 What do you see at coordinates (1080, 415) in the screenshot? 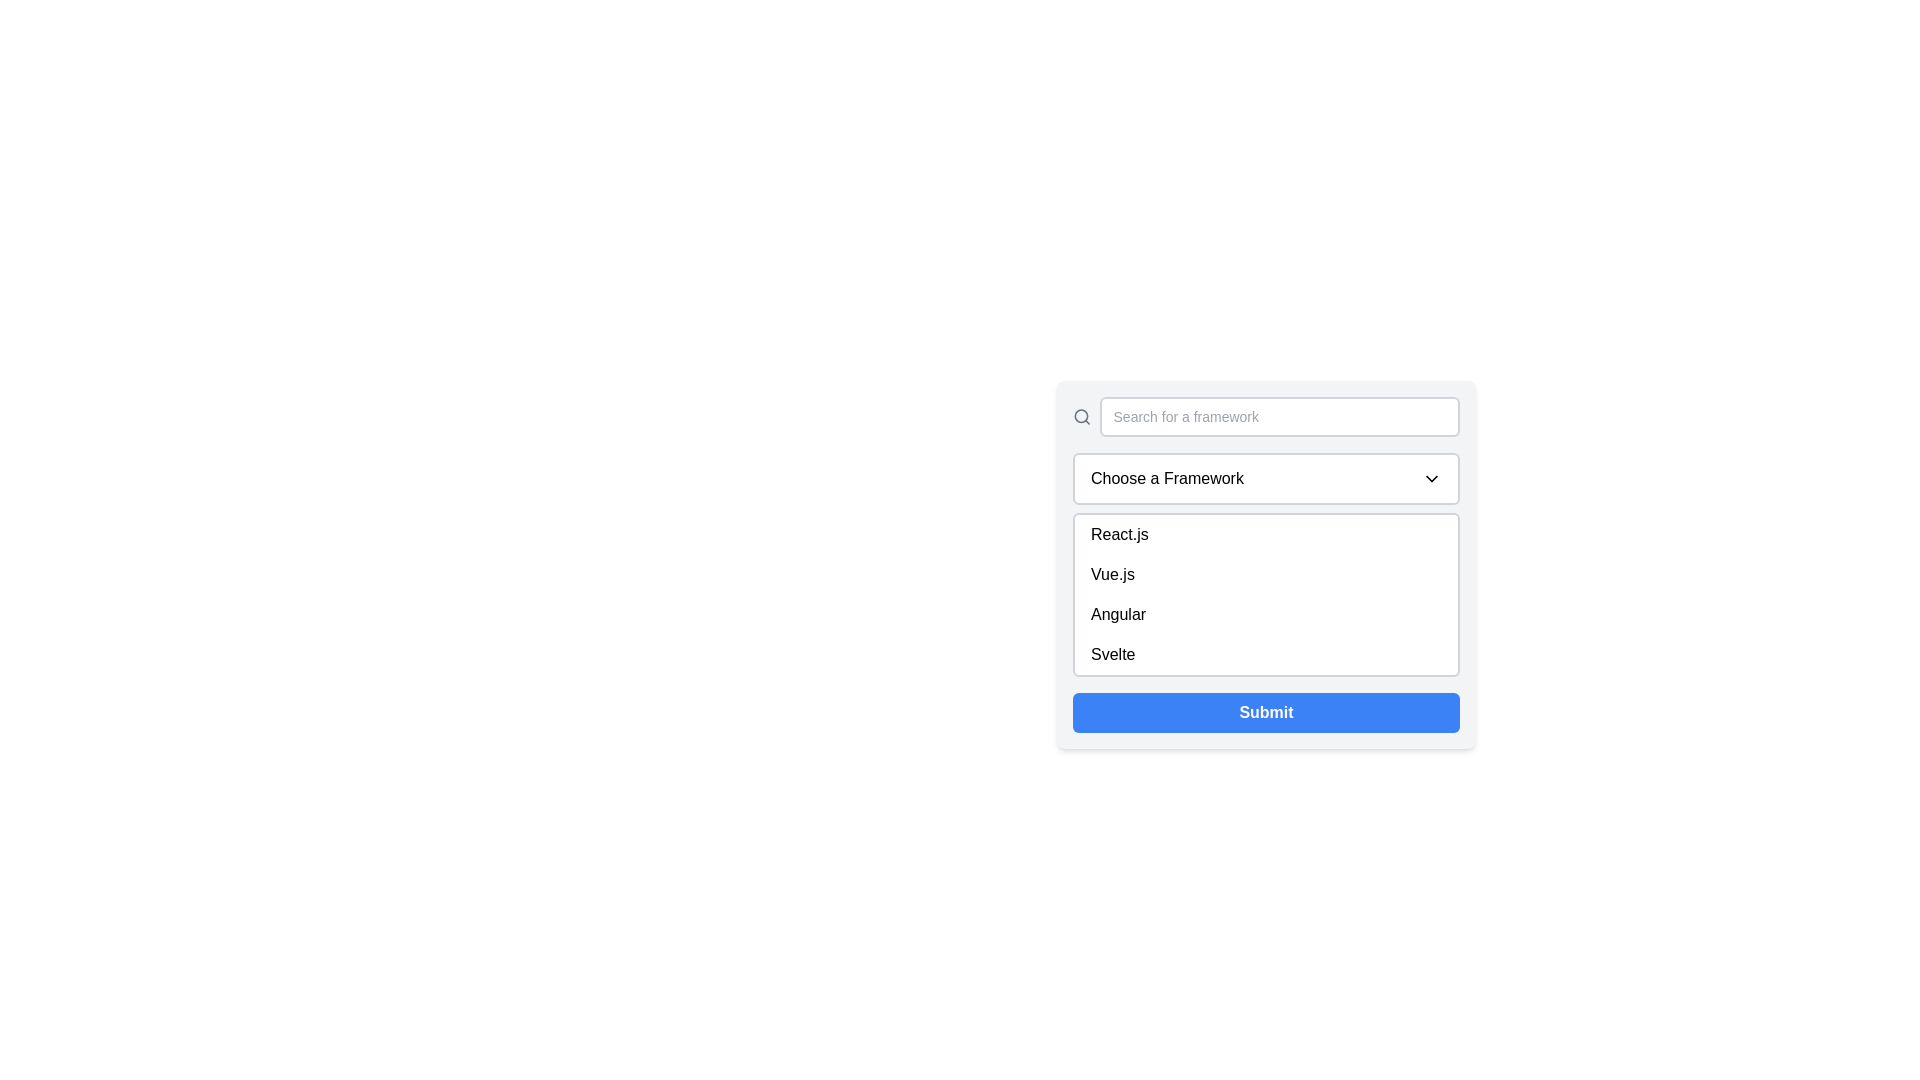
I see `the central circular component of the magnifying glass icon, which symbolizes the lens and visually represents the search functionality` at bounding box center [1080, 415].